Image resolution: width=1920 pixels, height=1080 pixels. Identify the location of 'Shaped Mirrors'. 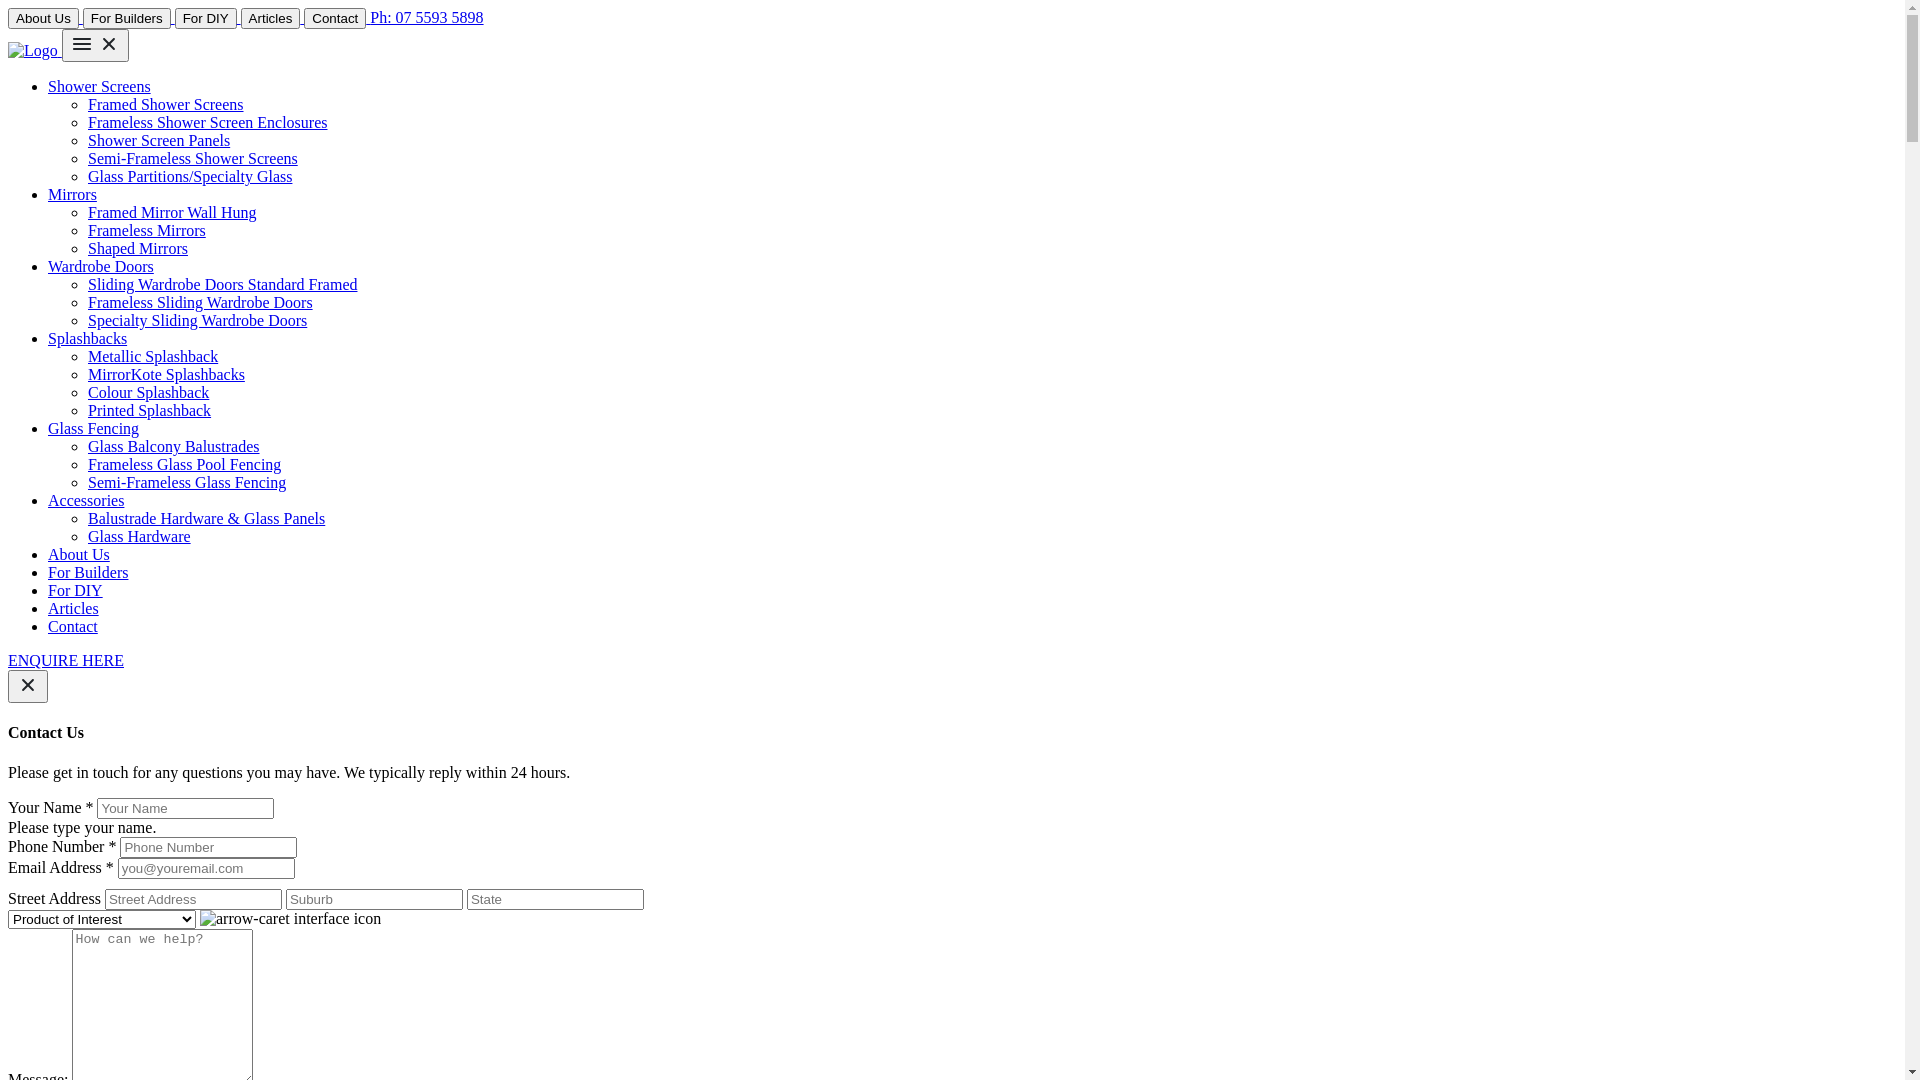
(86, 247).